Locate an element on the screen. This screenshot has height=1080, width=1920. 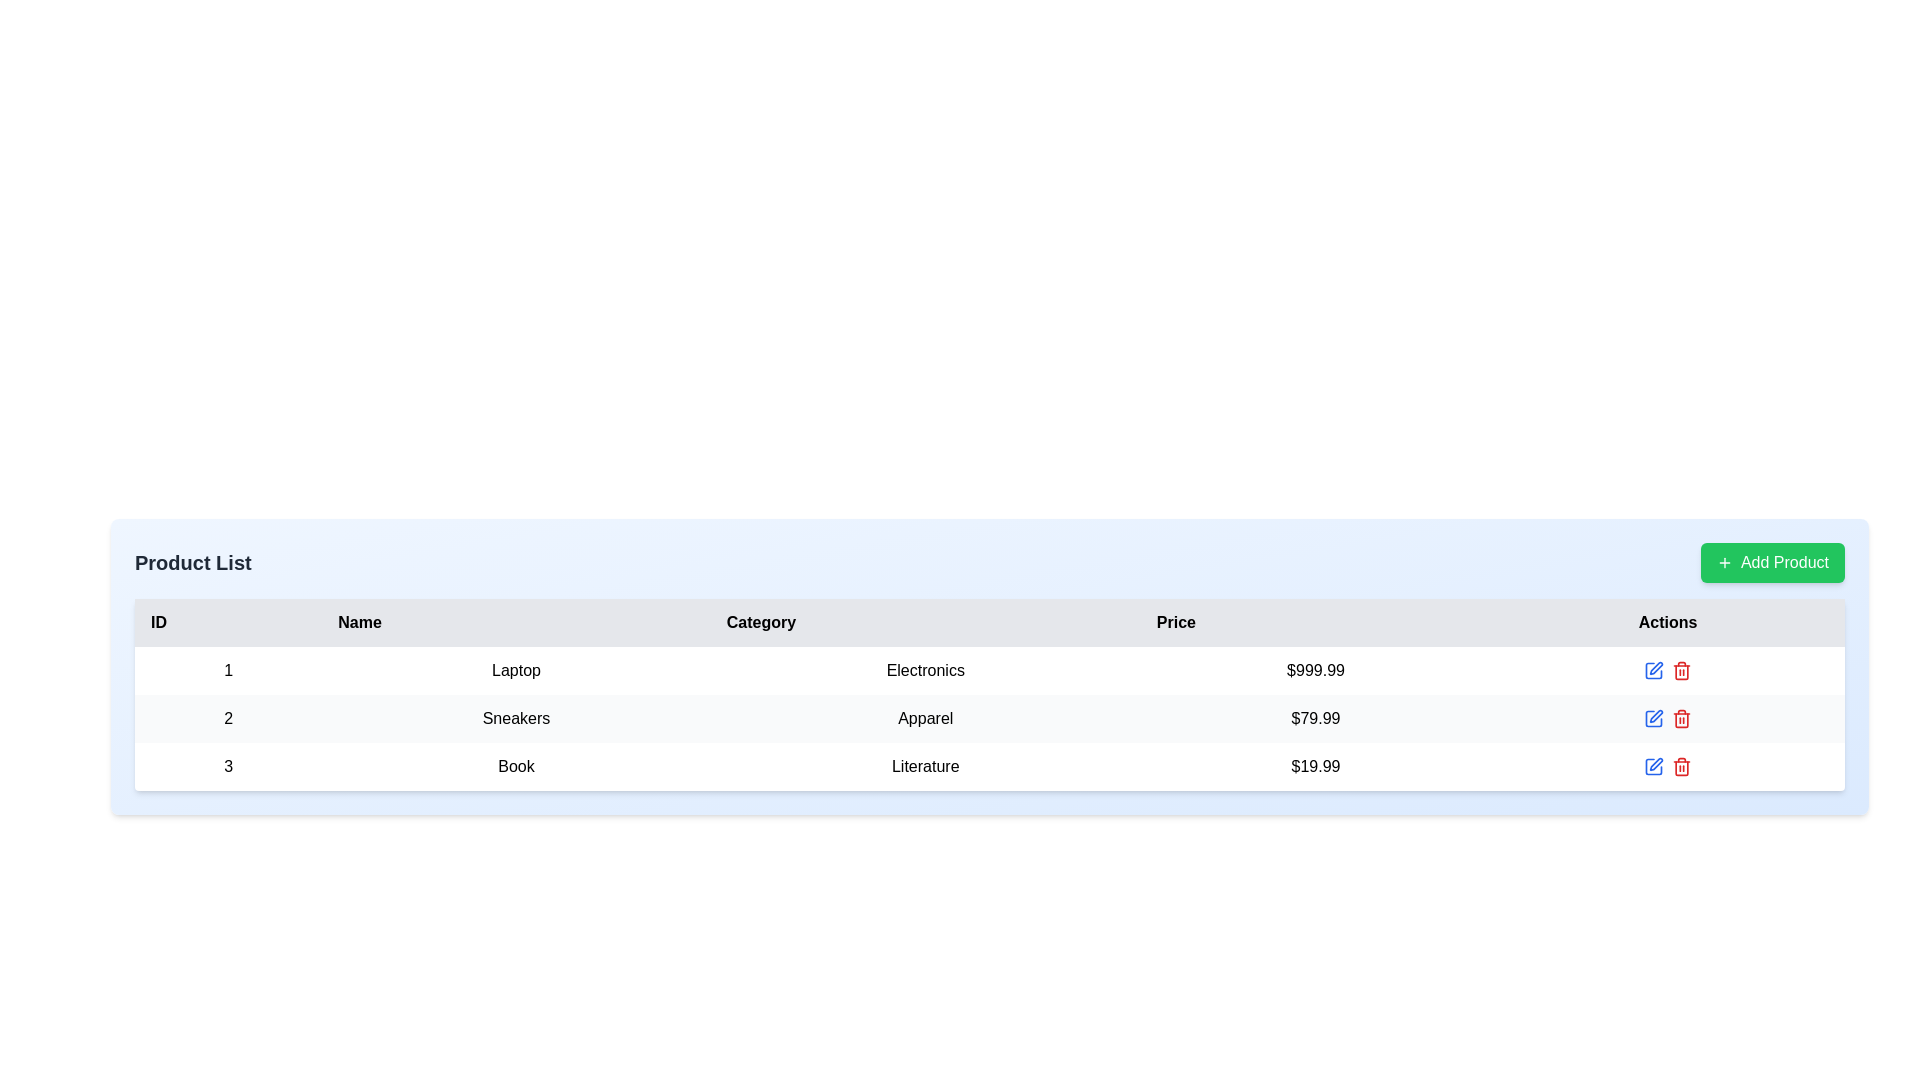
the text label displaying the number '2' in black, located in the first column of the table in the second row, adjacent to the 'Sneakers' label is located at coordinates (228, 717).